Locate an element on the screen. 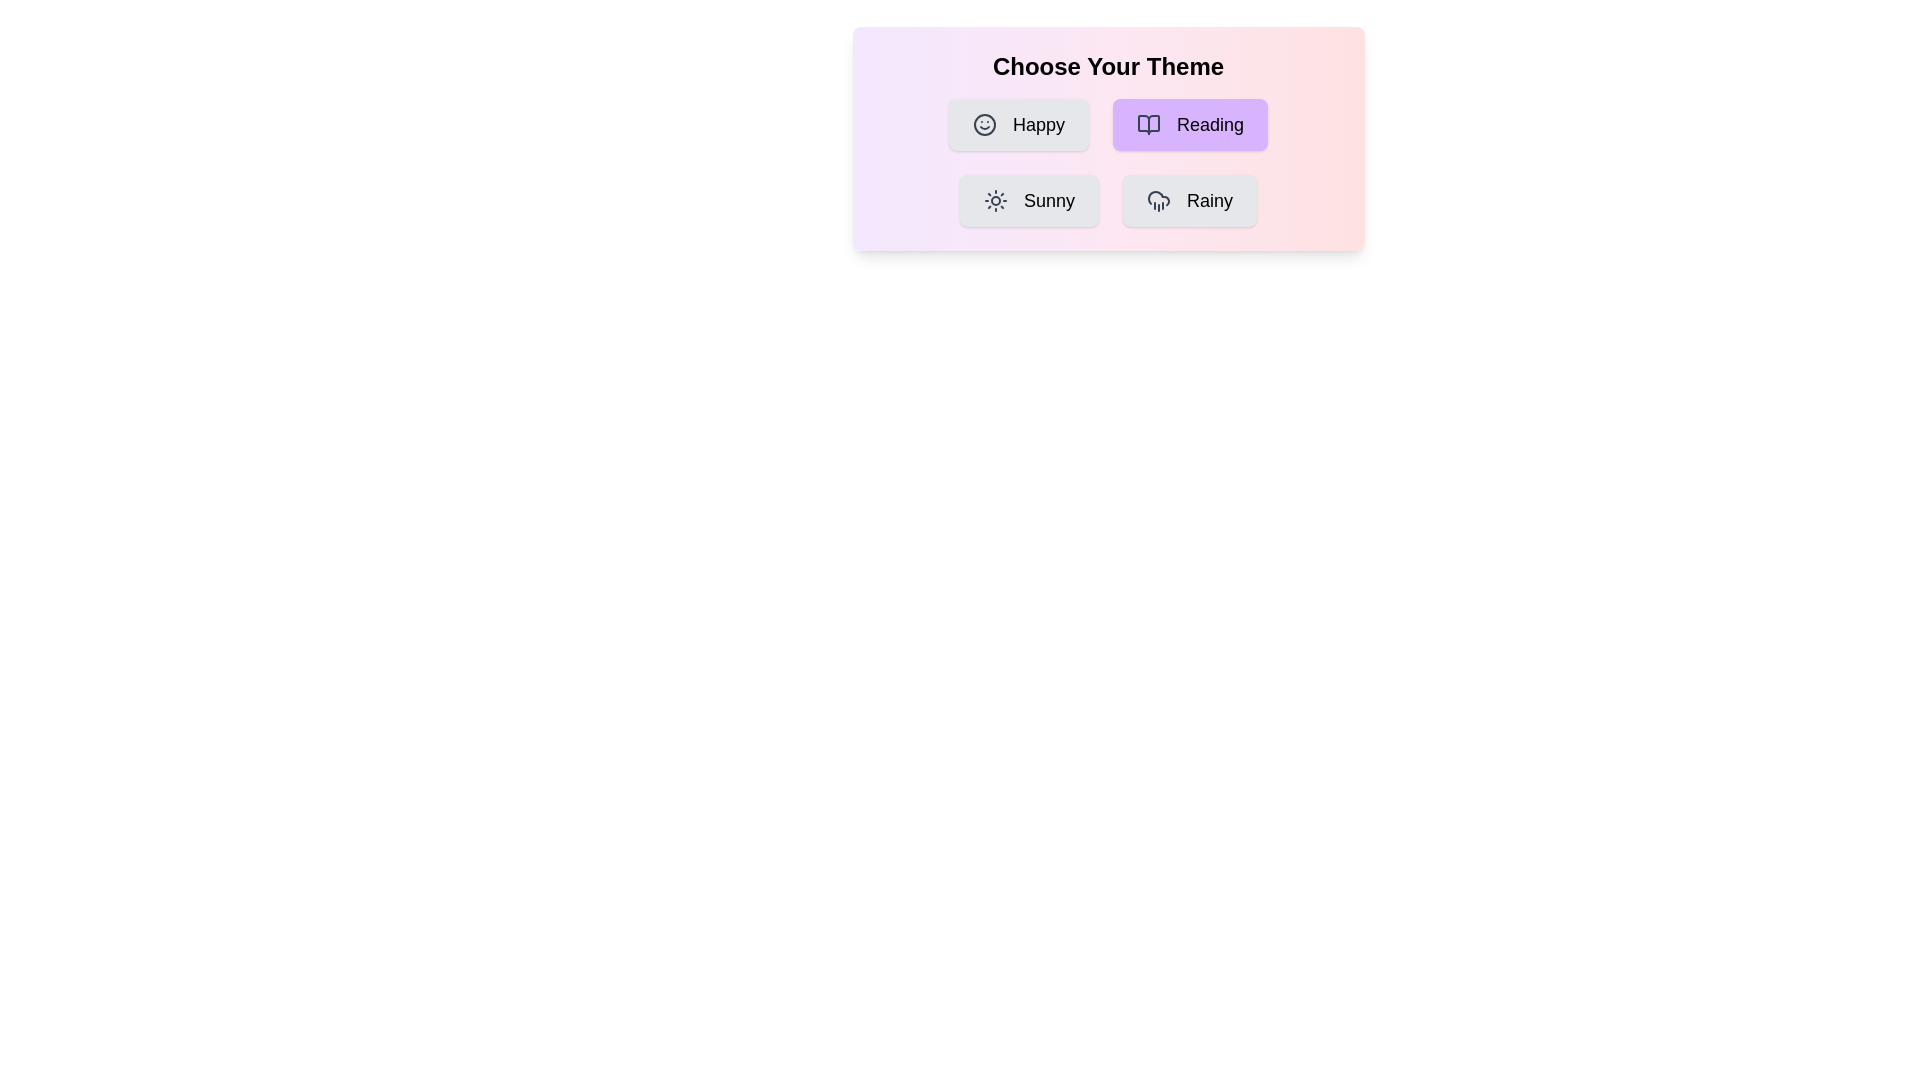 The image size is (1920, 1080). the theme Sunny by clicking on its button is located at coordinates (1029, 200).